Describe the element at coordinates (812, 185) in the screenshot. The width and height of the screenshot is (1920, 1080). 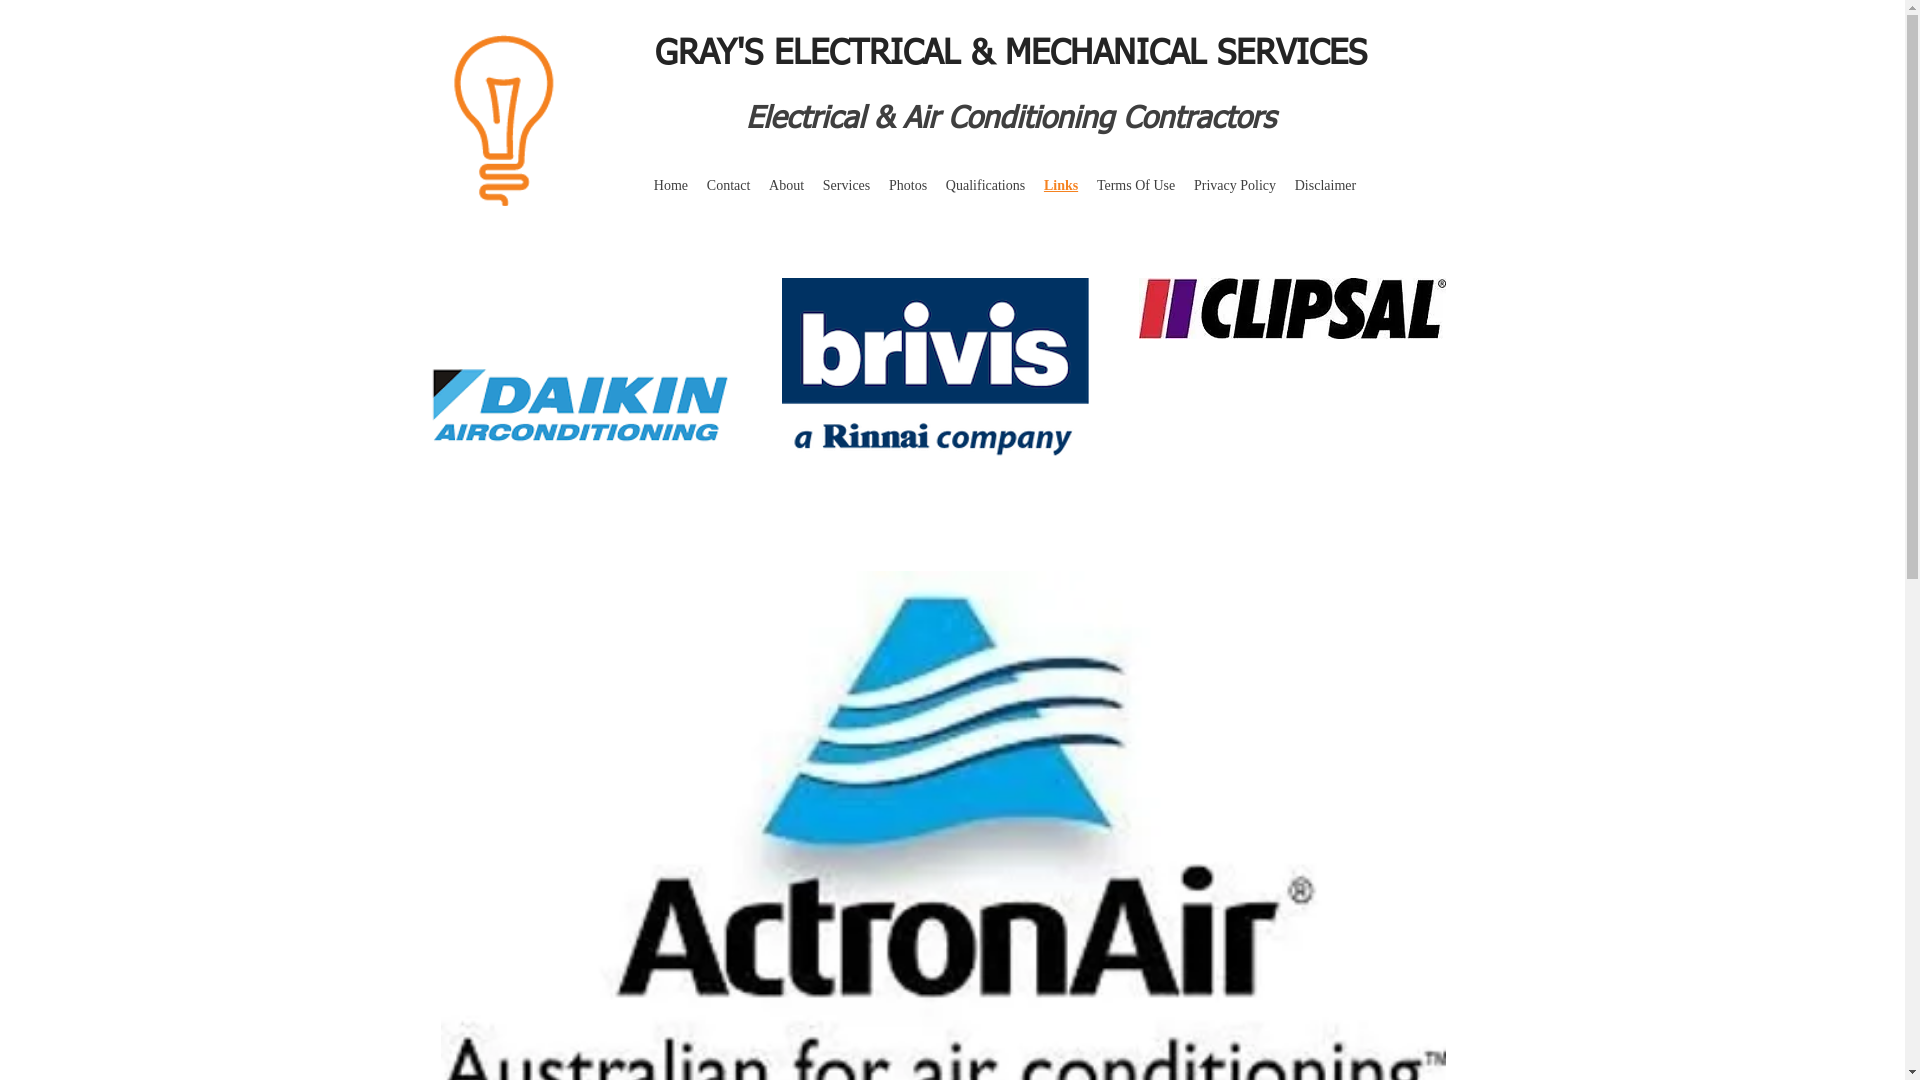
I see `'Services'` at that location.